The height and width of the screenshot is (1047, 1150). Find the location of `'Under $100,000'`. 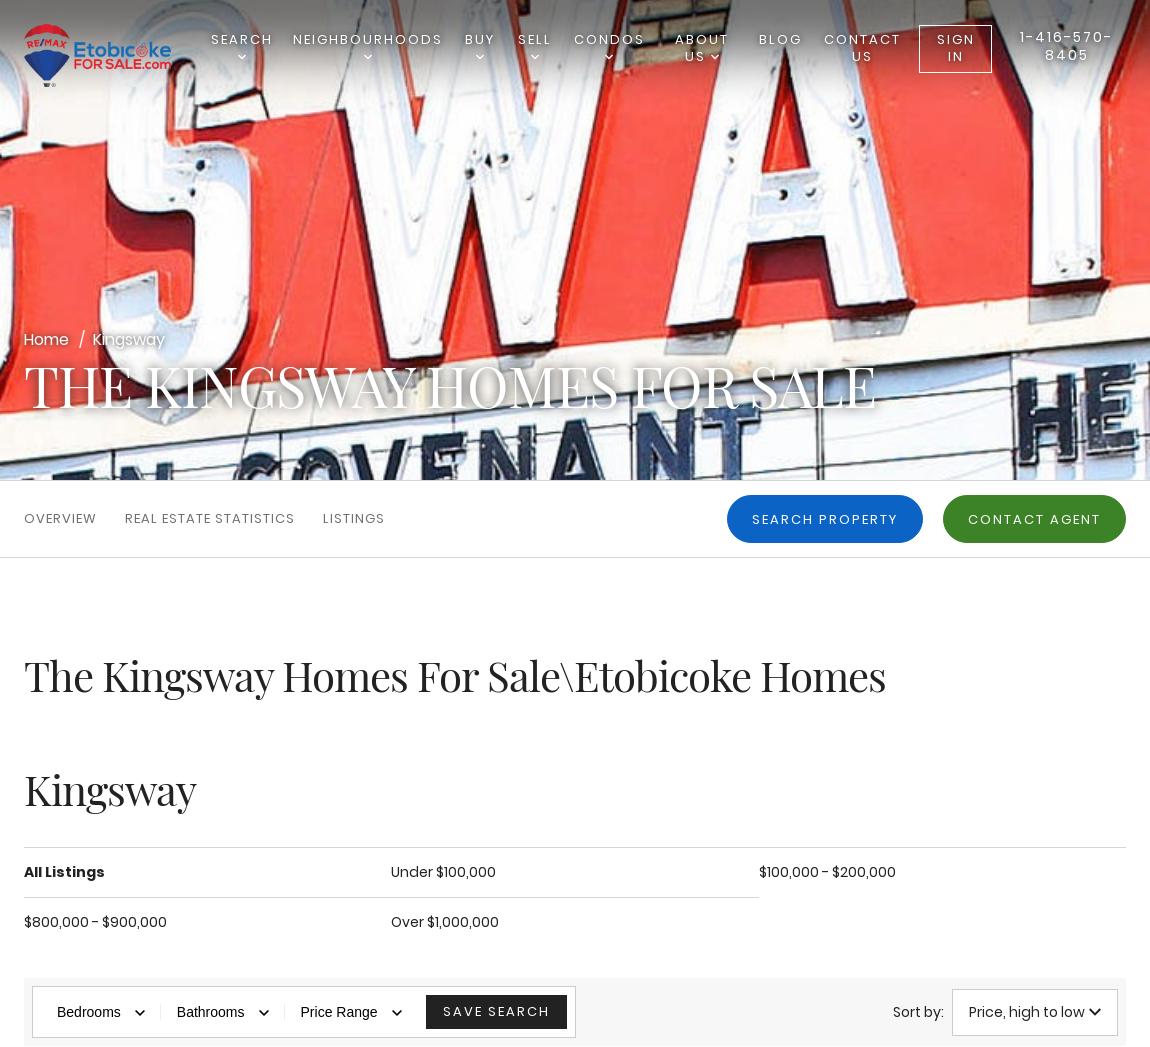

'Under $100,000' is located at coordinates (443, 869).